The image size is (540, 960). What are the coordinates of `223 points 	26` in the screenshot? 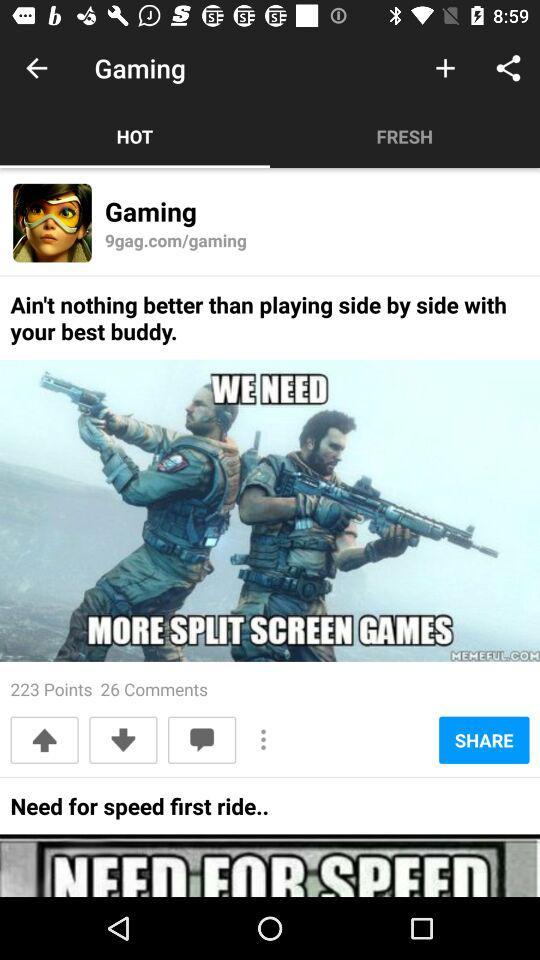 It's located at (109, 689).